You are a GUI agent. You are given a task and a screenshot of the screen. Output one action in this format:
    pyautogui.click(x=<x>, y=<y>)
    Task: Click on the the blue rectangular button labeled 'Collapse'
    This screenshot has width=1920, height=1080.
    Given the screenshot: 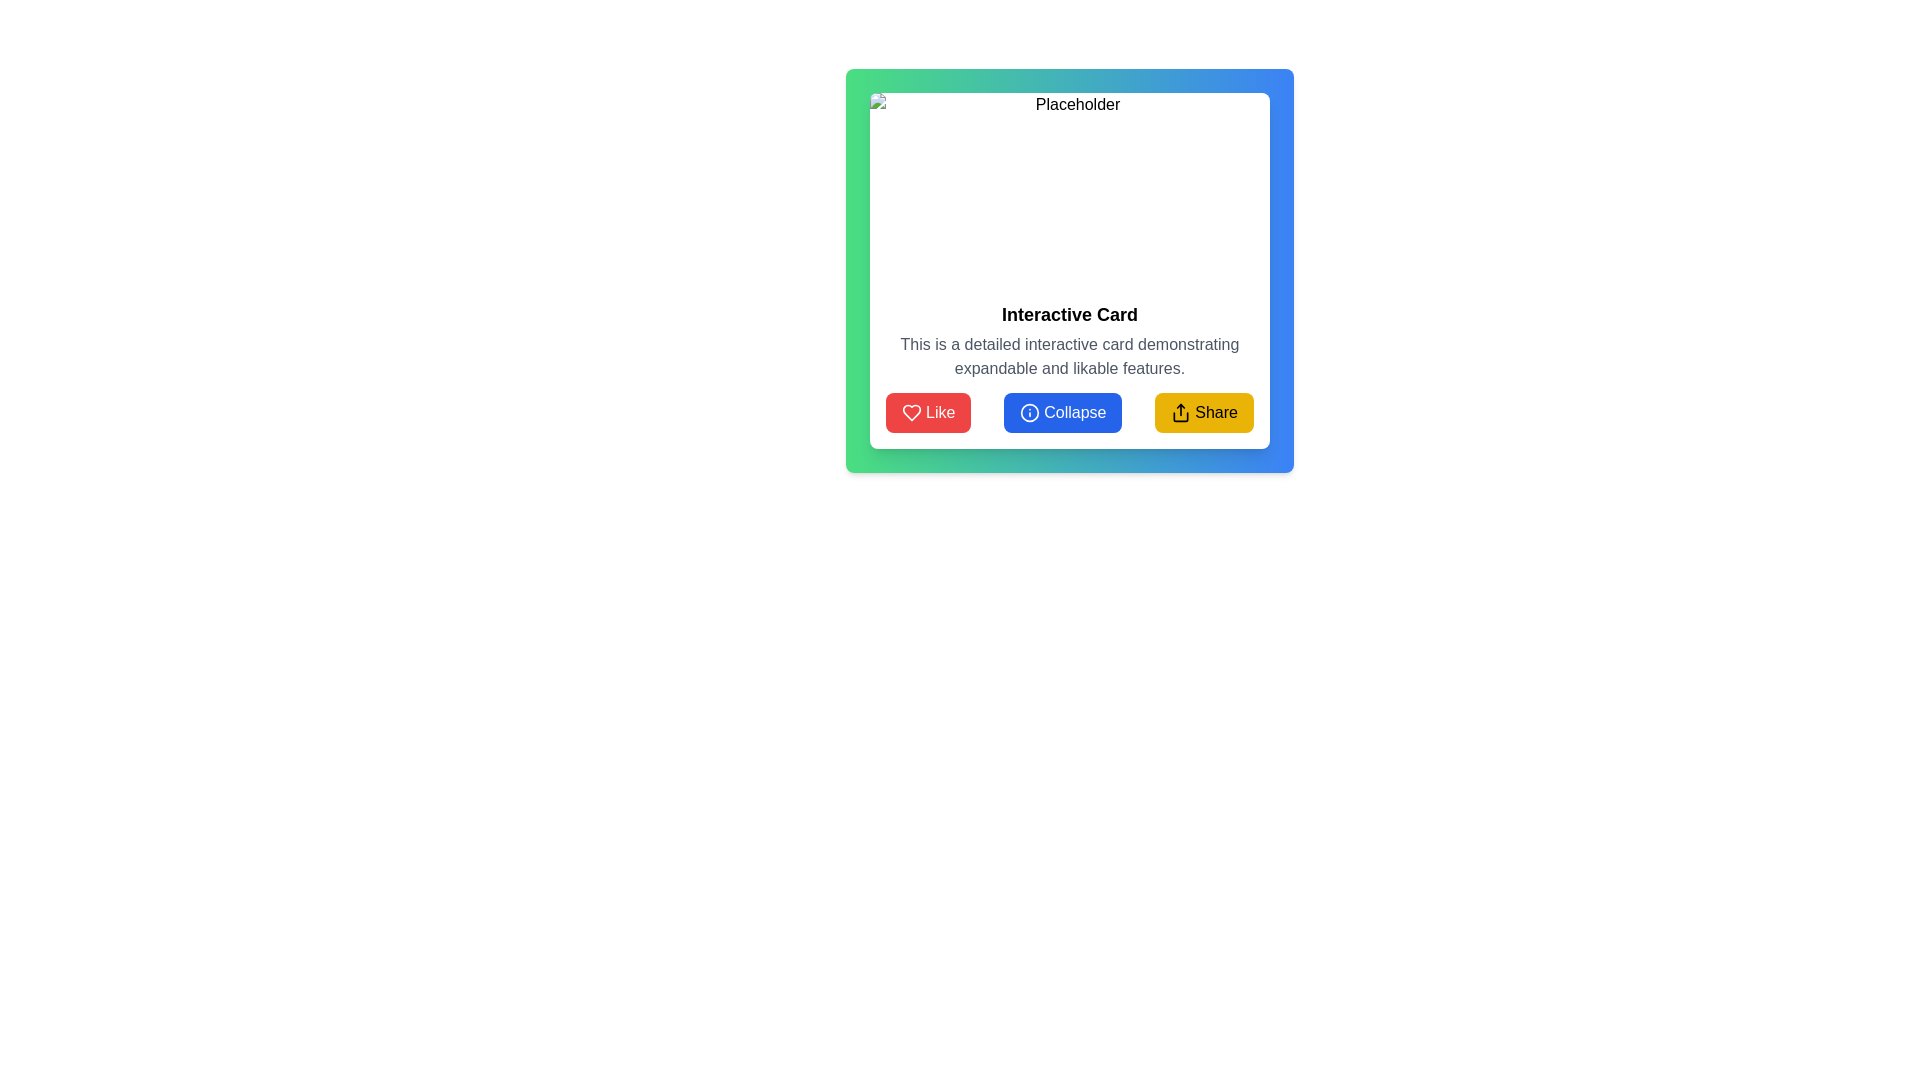 What is the action you would take?
    pyautogui.click(x=1069, y=411)
    